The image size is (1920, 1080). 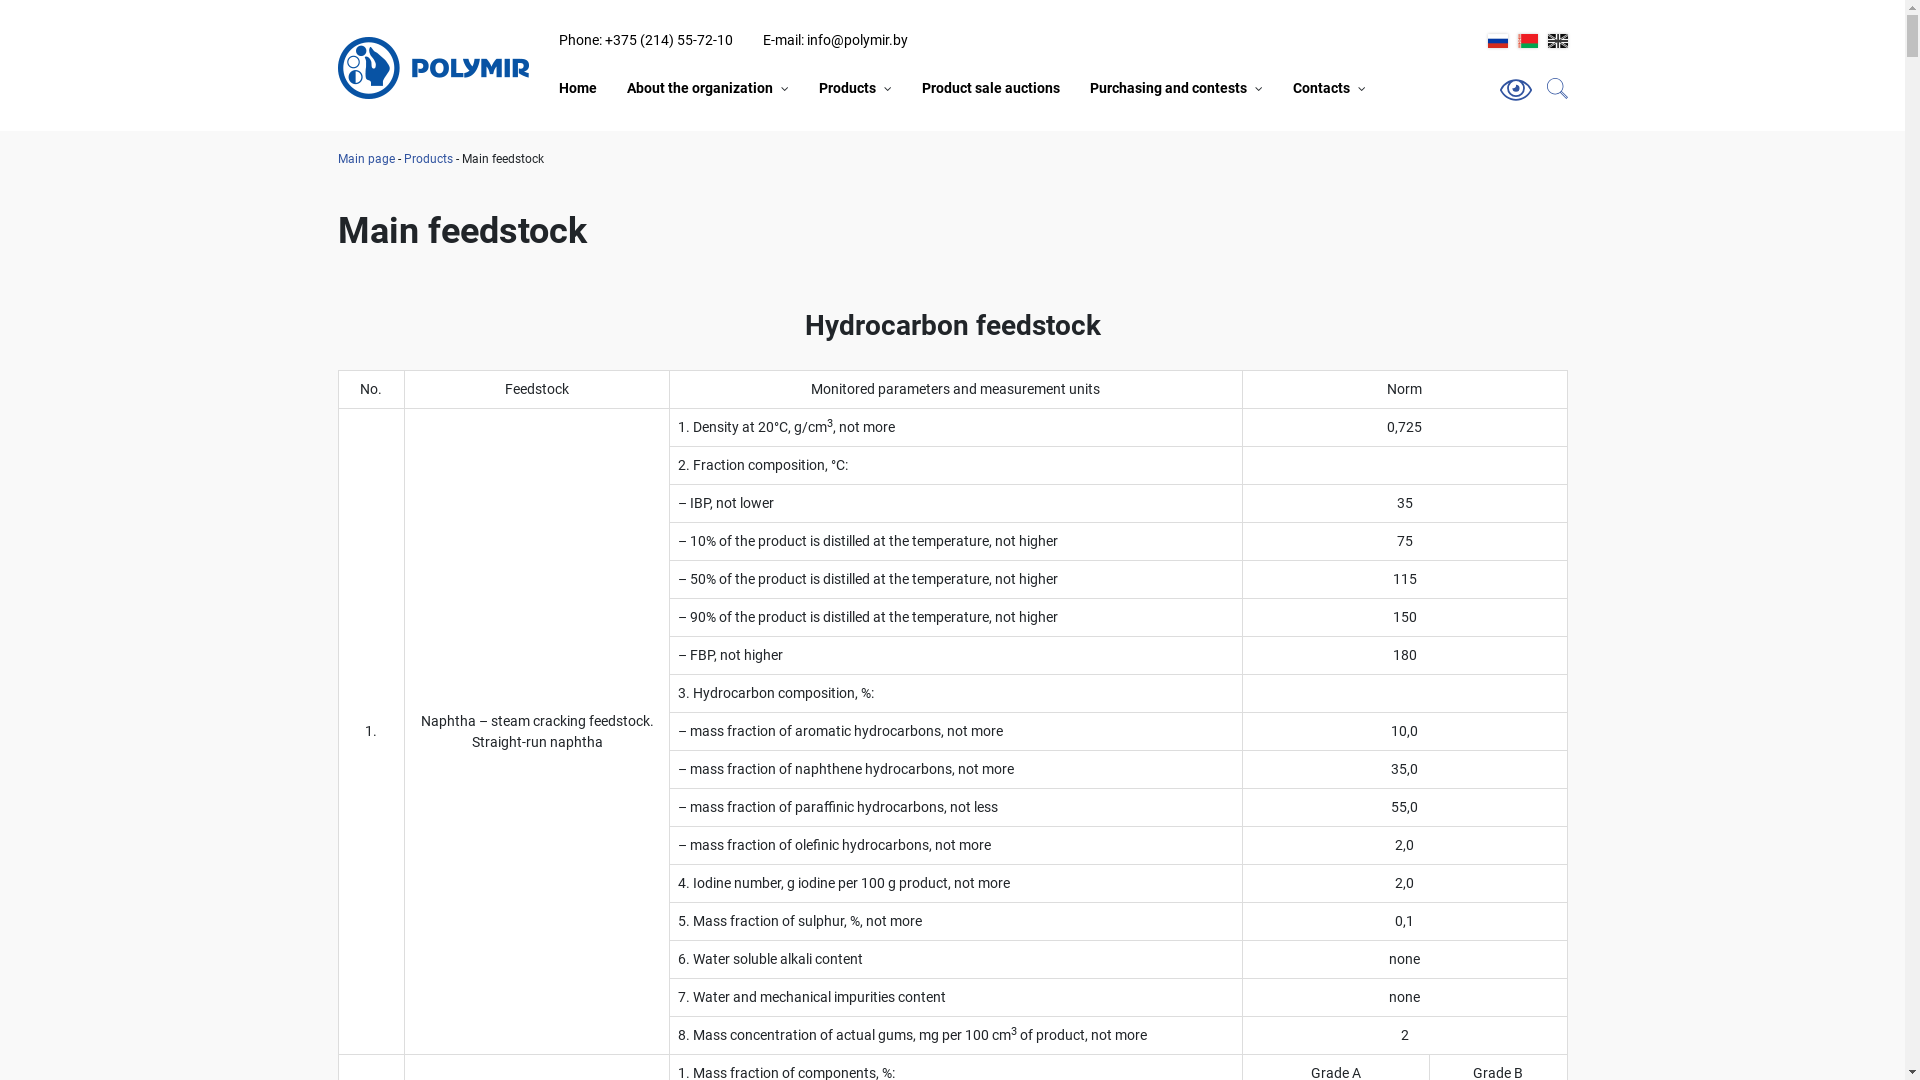 What do you see at coordinates (1320, 87) in the screenshot?
I see `'Contacts'` at bounding box center [1320, 87].